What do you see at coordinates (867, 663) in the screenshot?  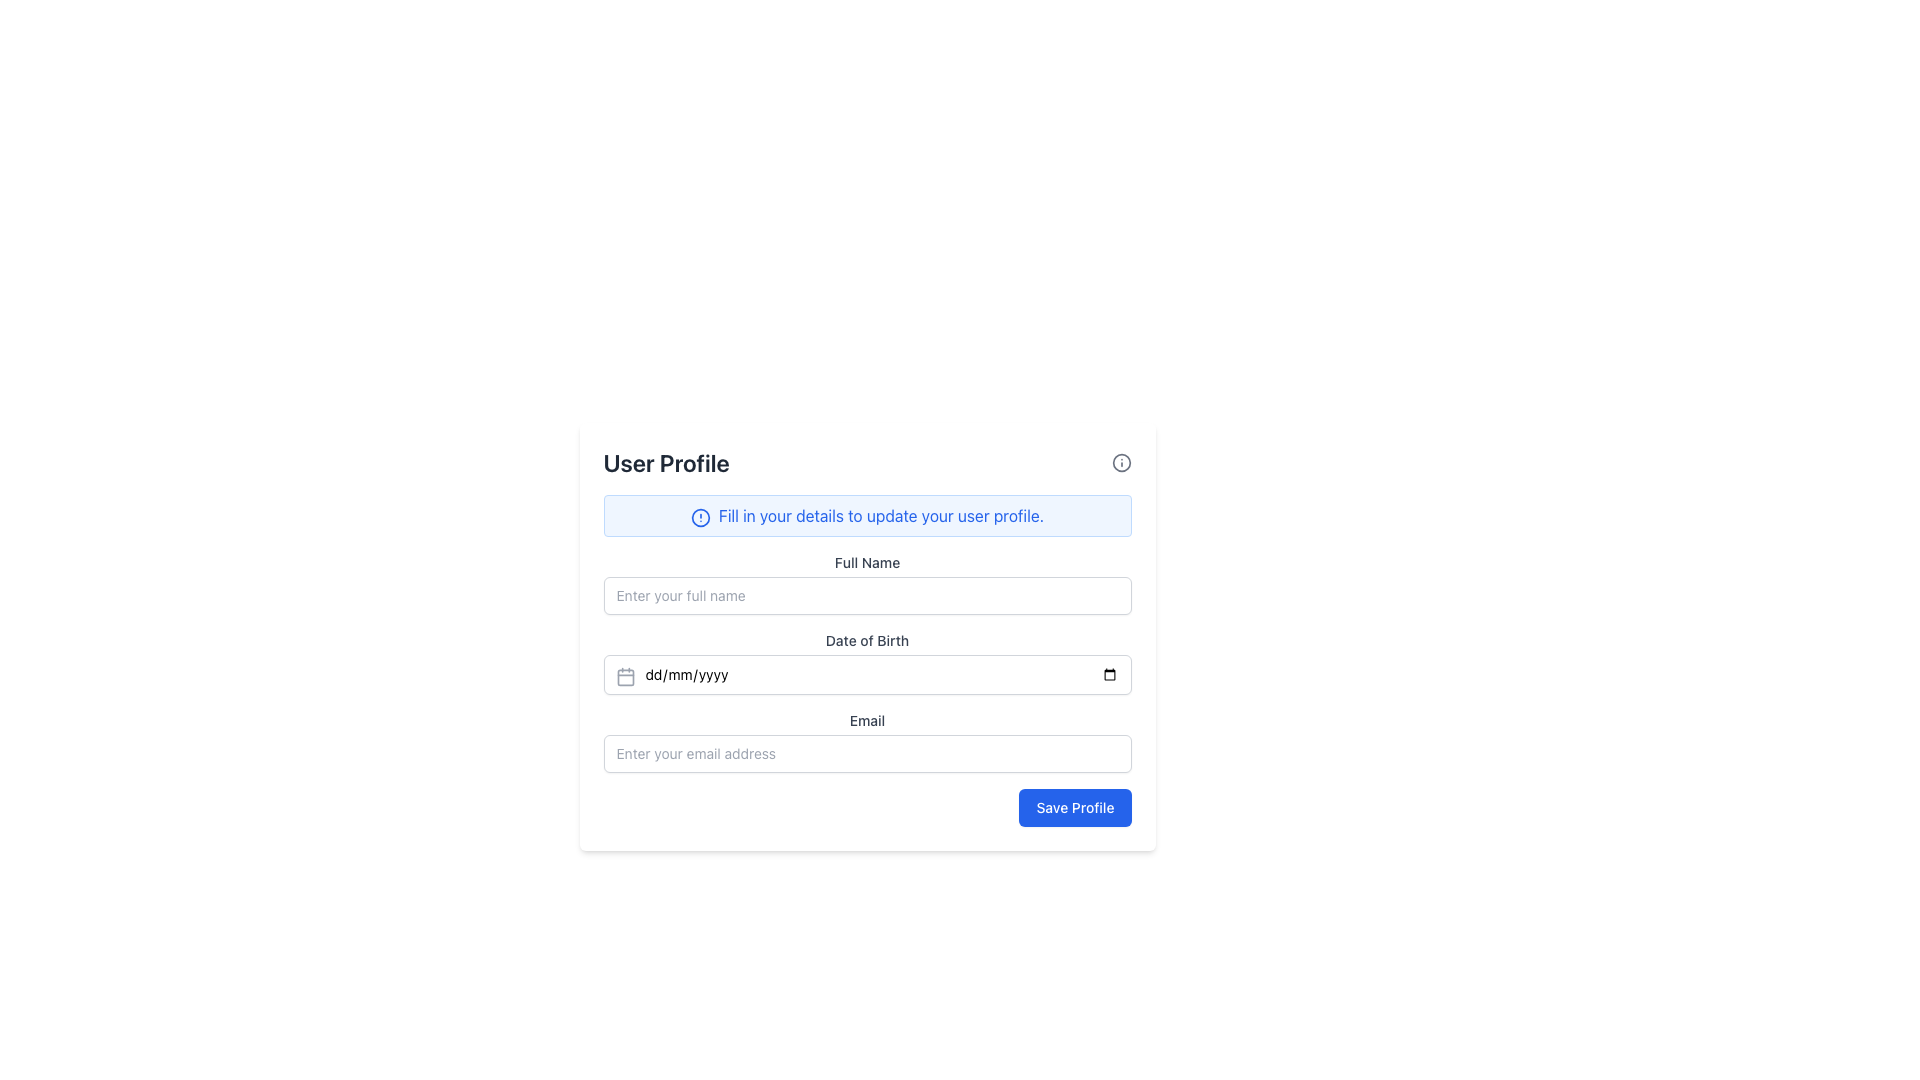 I see `the labeled input field for date of birth, which is situated in the middle of the form between the 'Full Name' and 'Email' fields, to type a date` at bounding box center [867, 663].